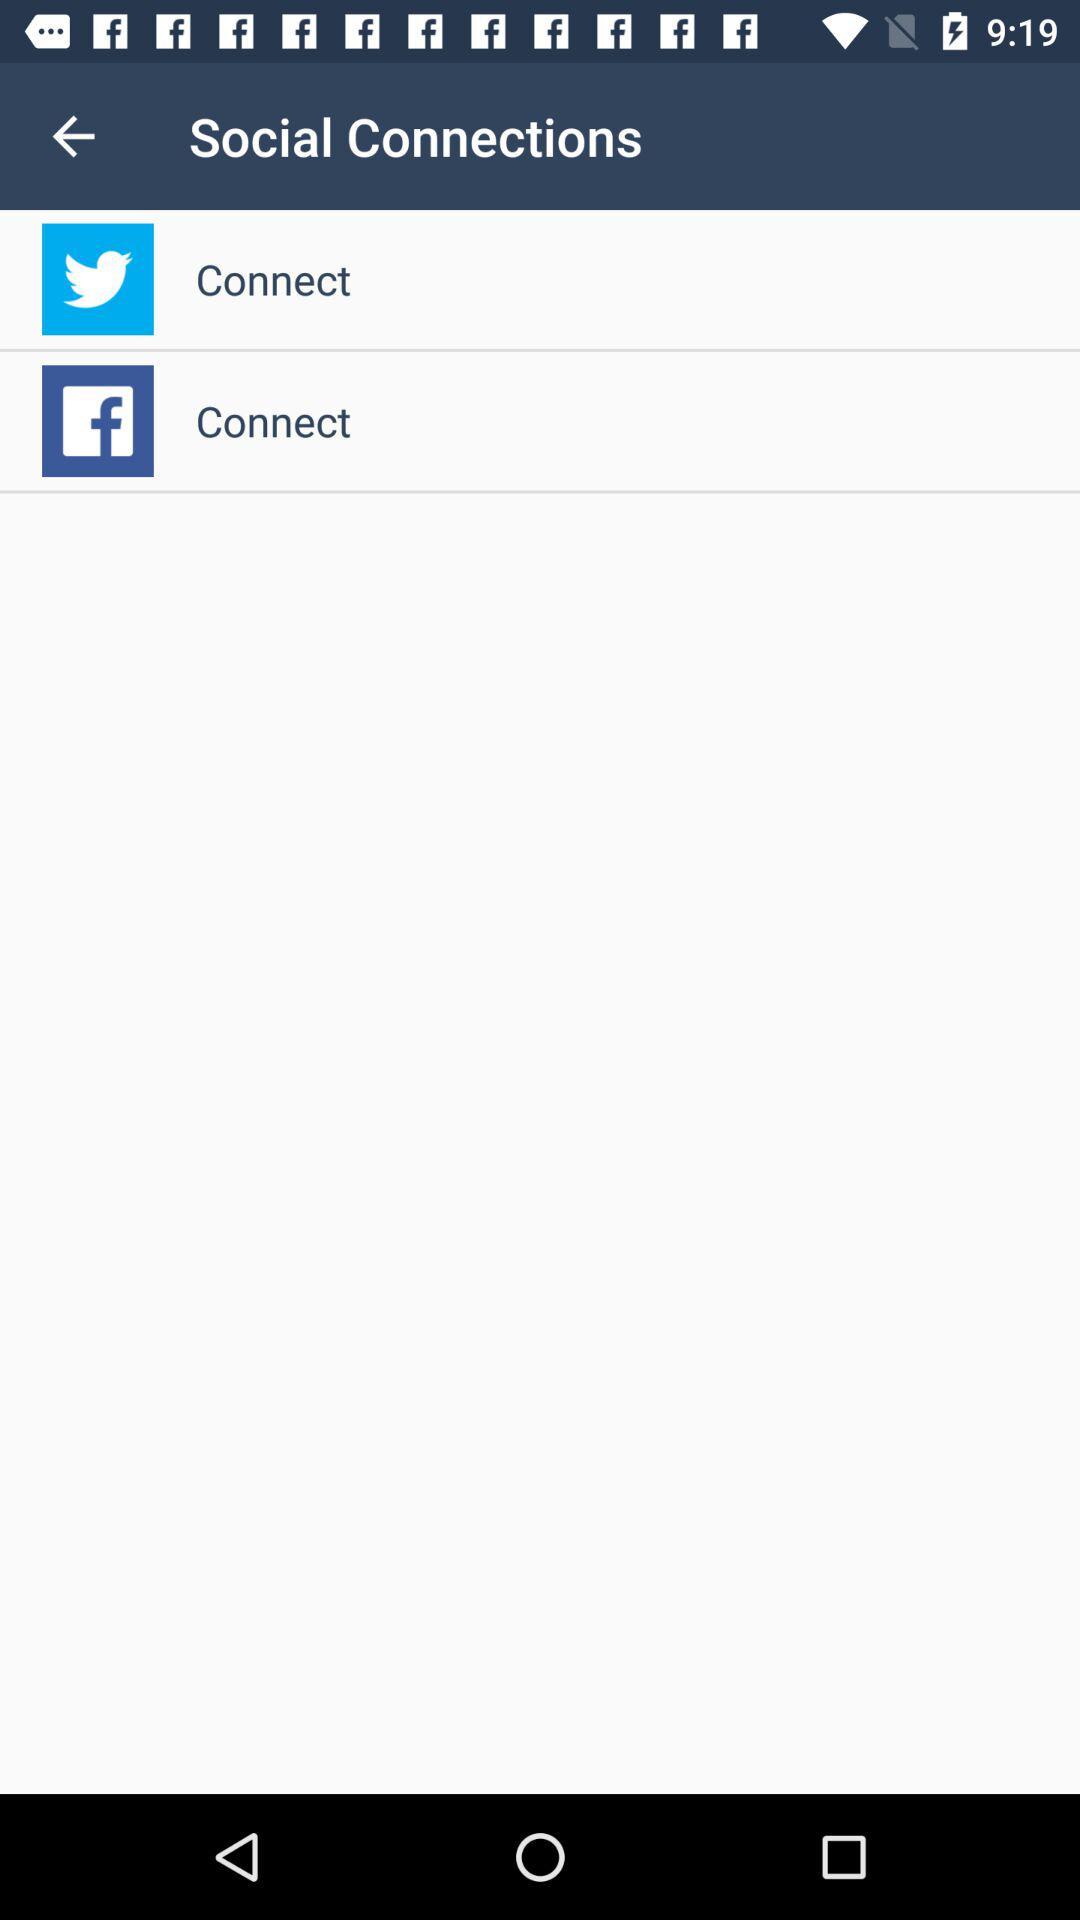 Image resolution: width=1080 pixels, height=1920 pixels. I want to click on the item next to social connections icon, so click(72, 135).